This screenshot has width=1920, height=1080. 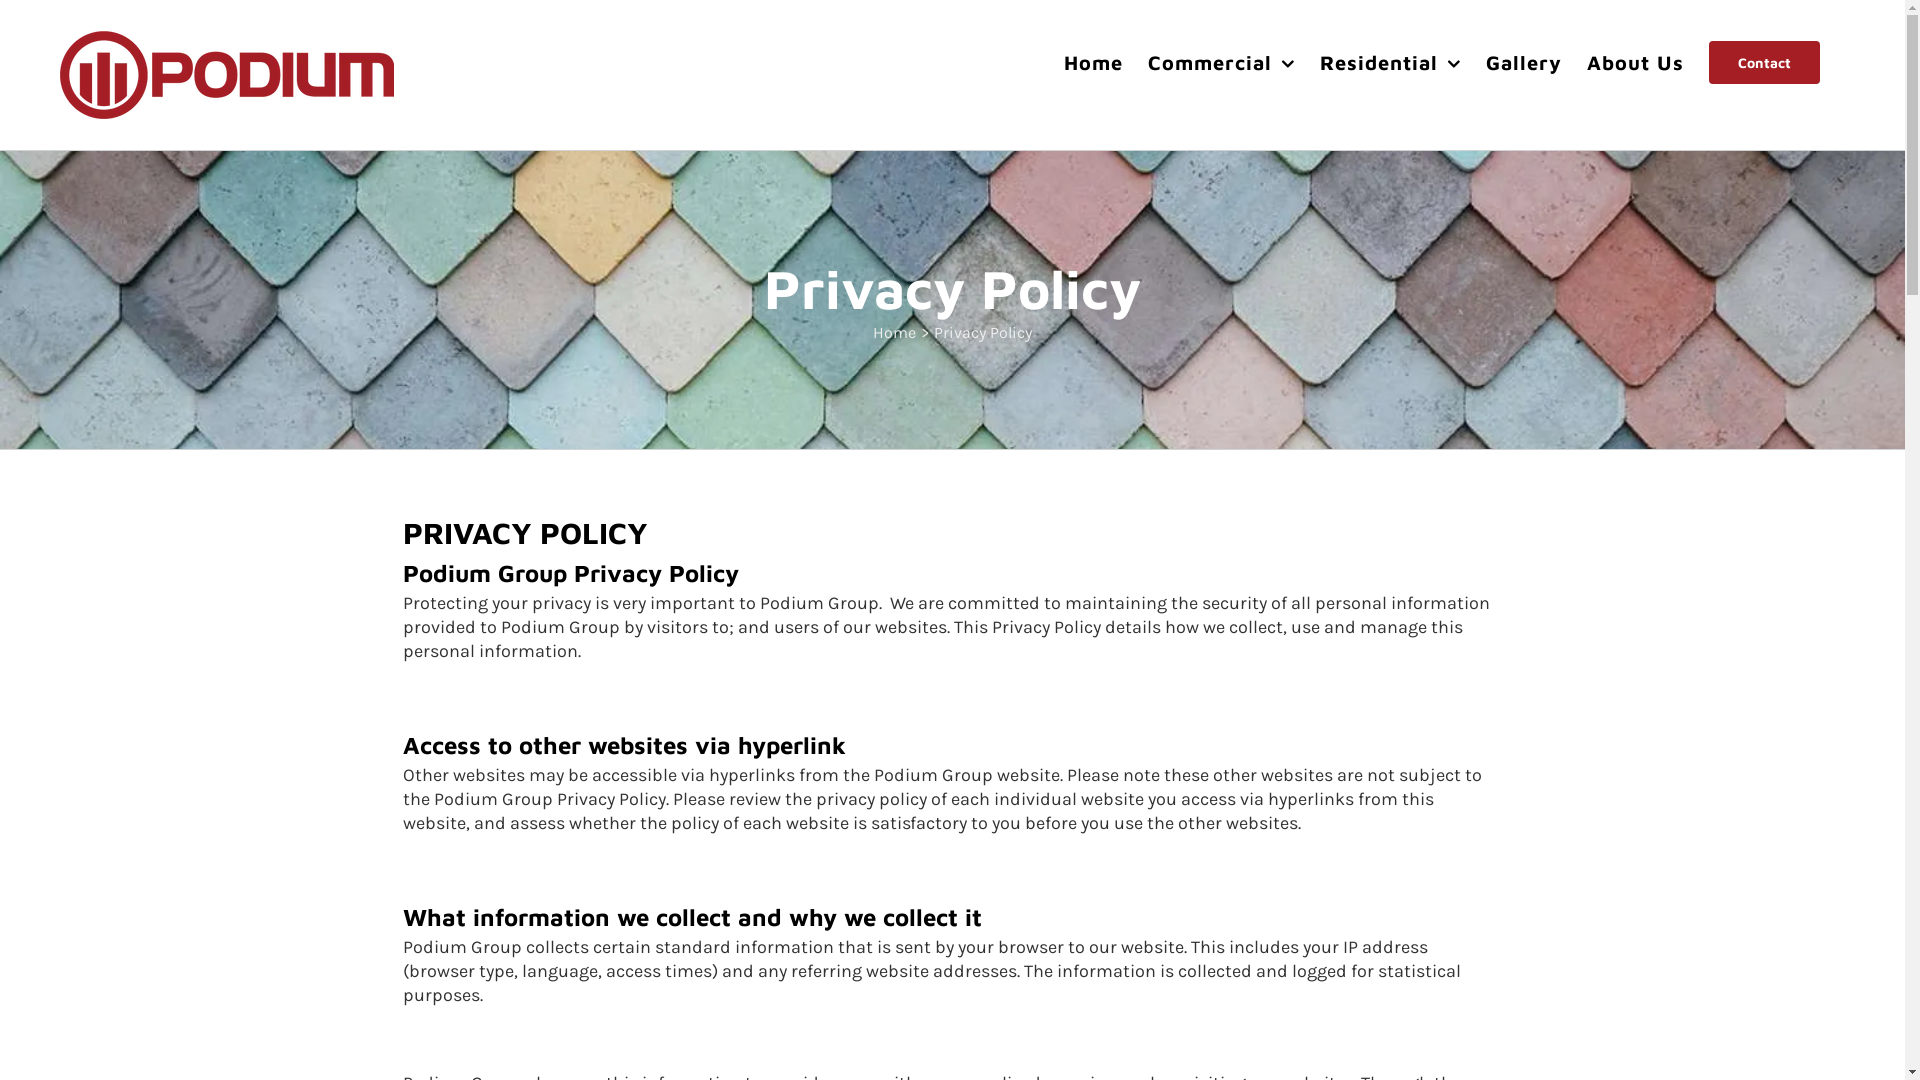 What do you see at coordinates (1764, 61) in the screenshot?
I see `'Contact'` at bounding box center [1764, 61].